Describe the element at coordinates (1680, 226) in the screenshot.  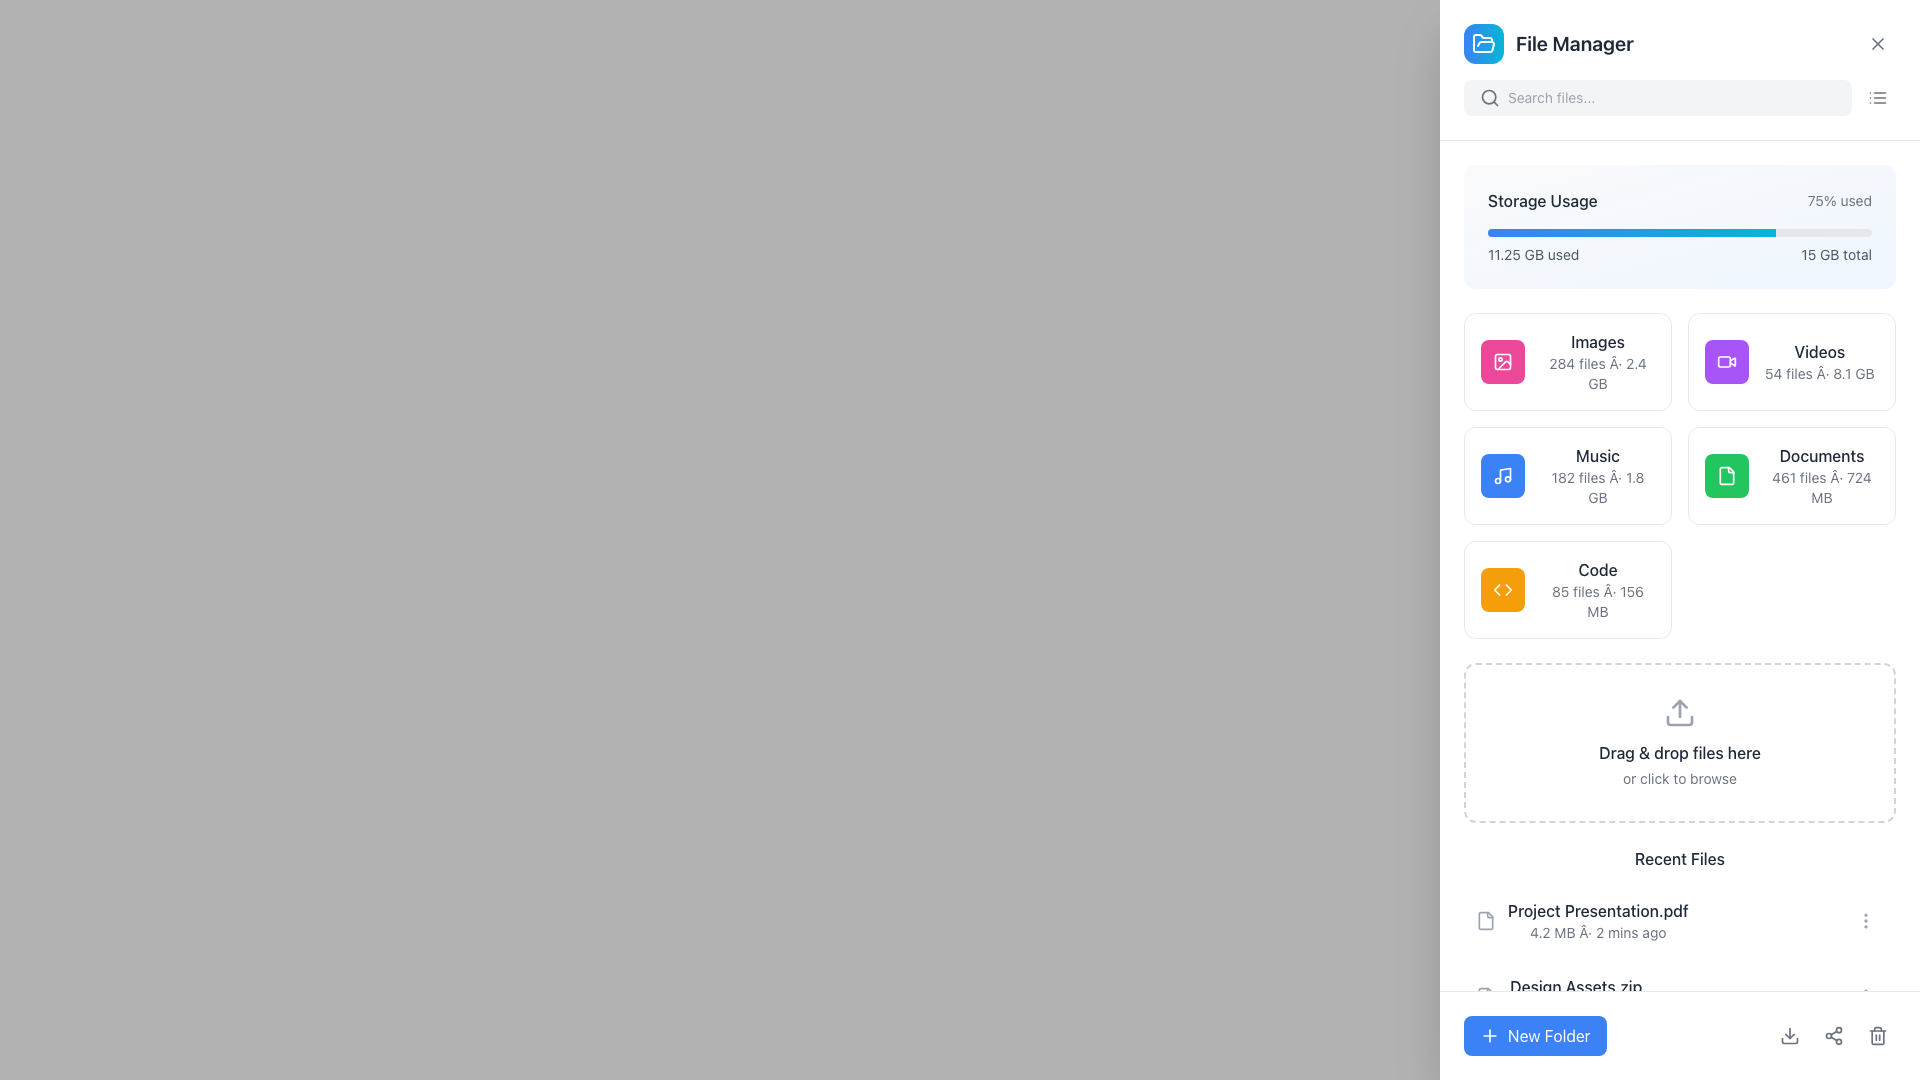
I see `contents of the Informational Card displaying storage usage statistics, which is located at the upper section of the file manager's main panel, just below the search bar` at that location.